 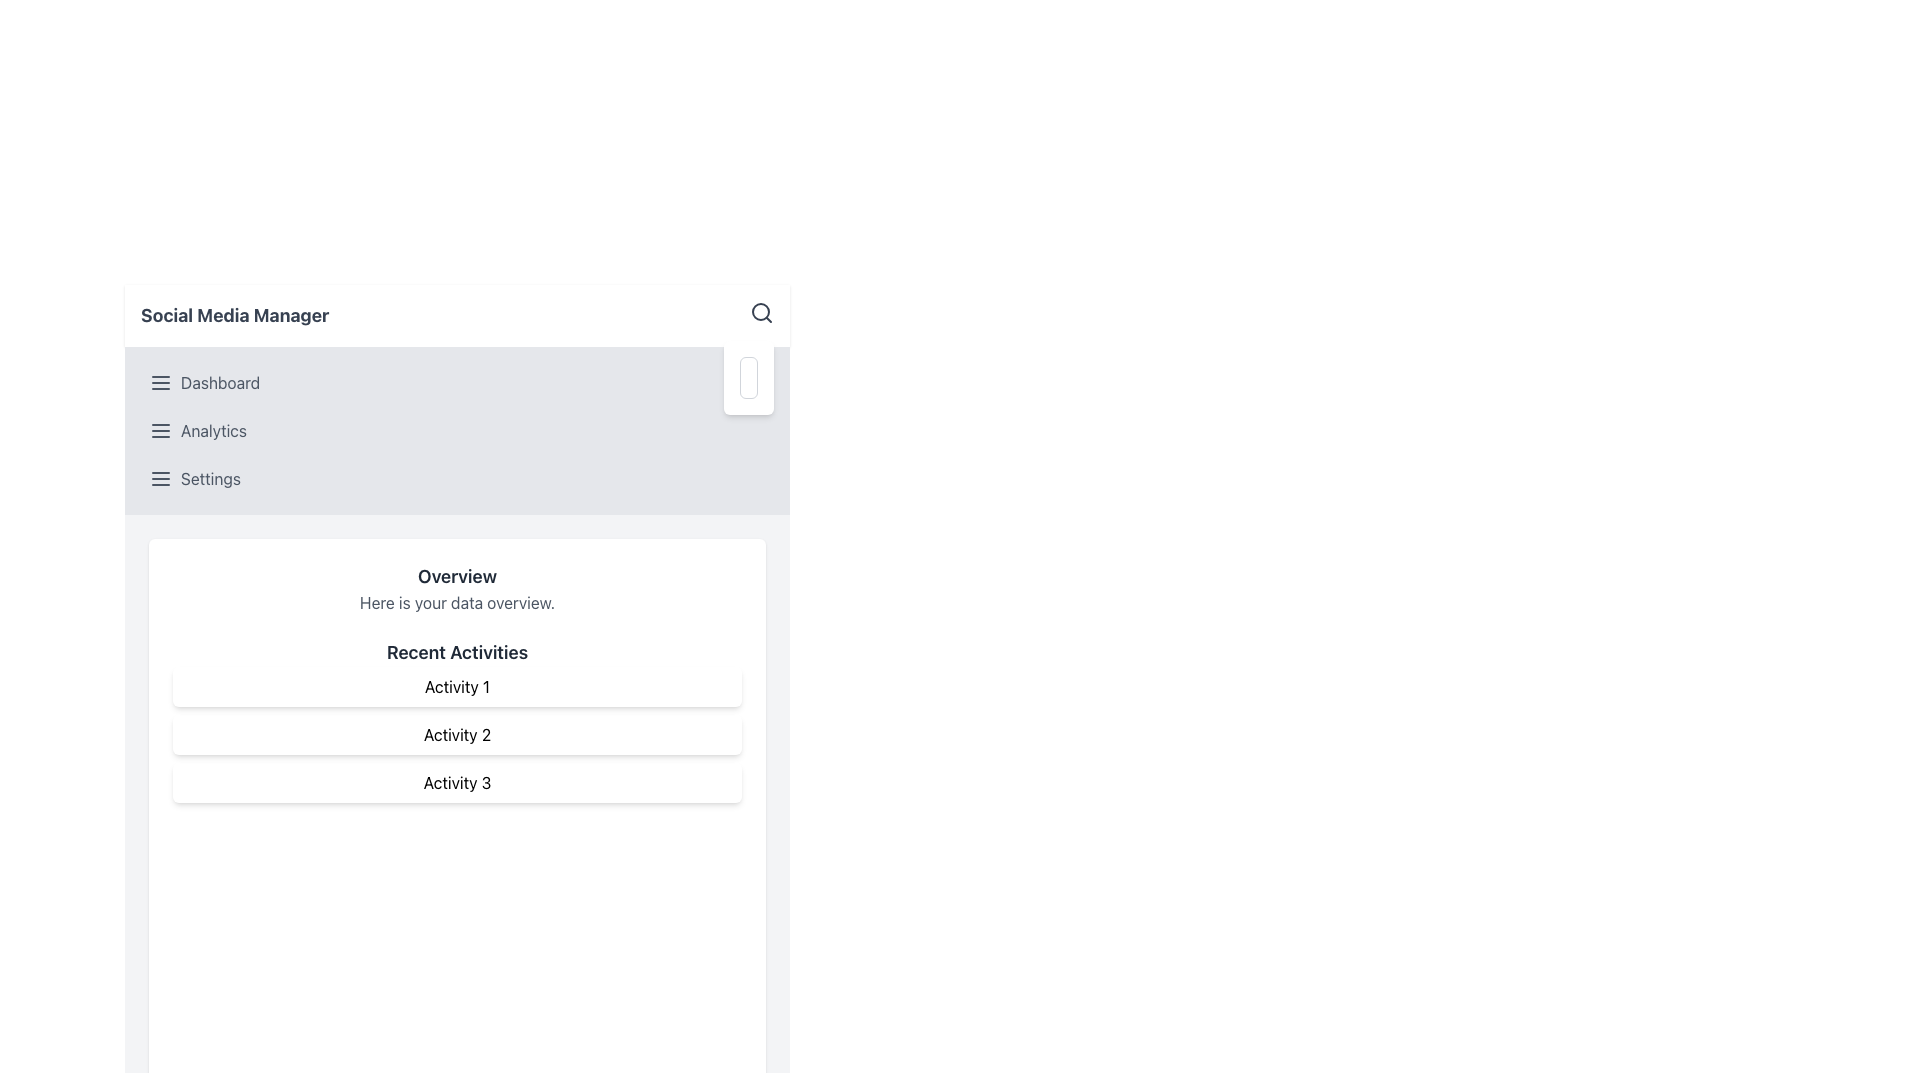 What do you see at coordinates (456, 652) in the screenshot?
I see `the section title text label that indicates the context for recent activities, located centrally below the 'Overview' header and above the activities list` at bounding box center [456, 652].